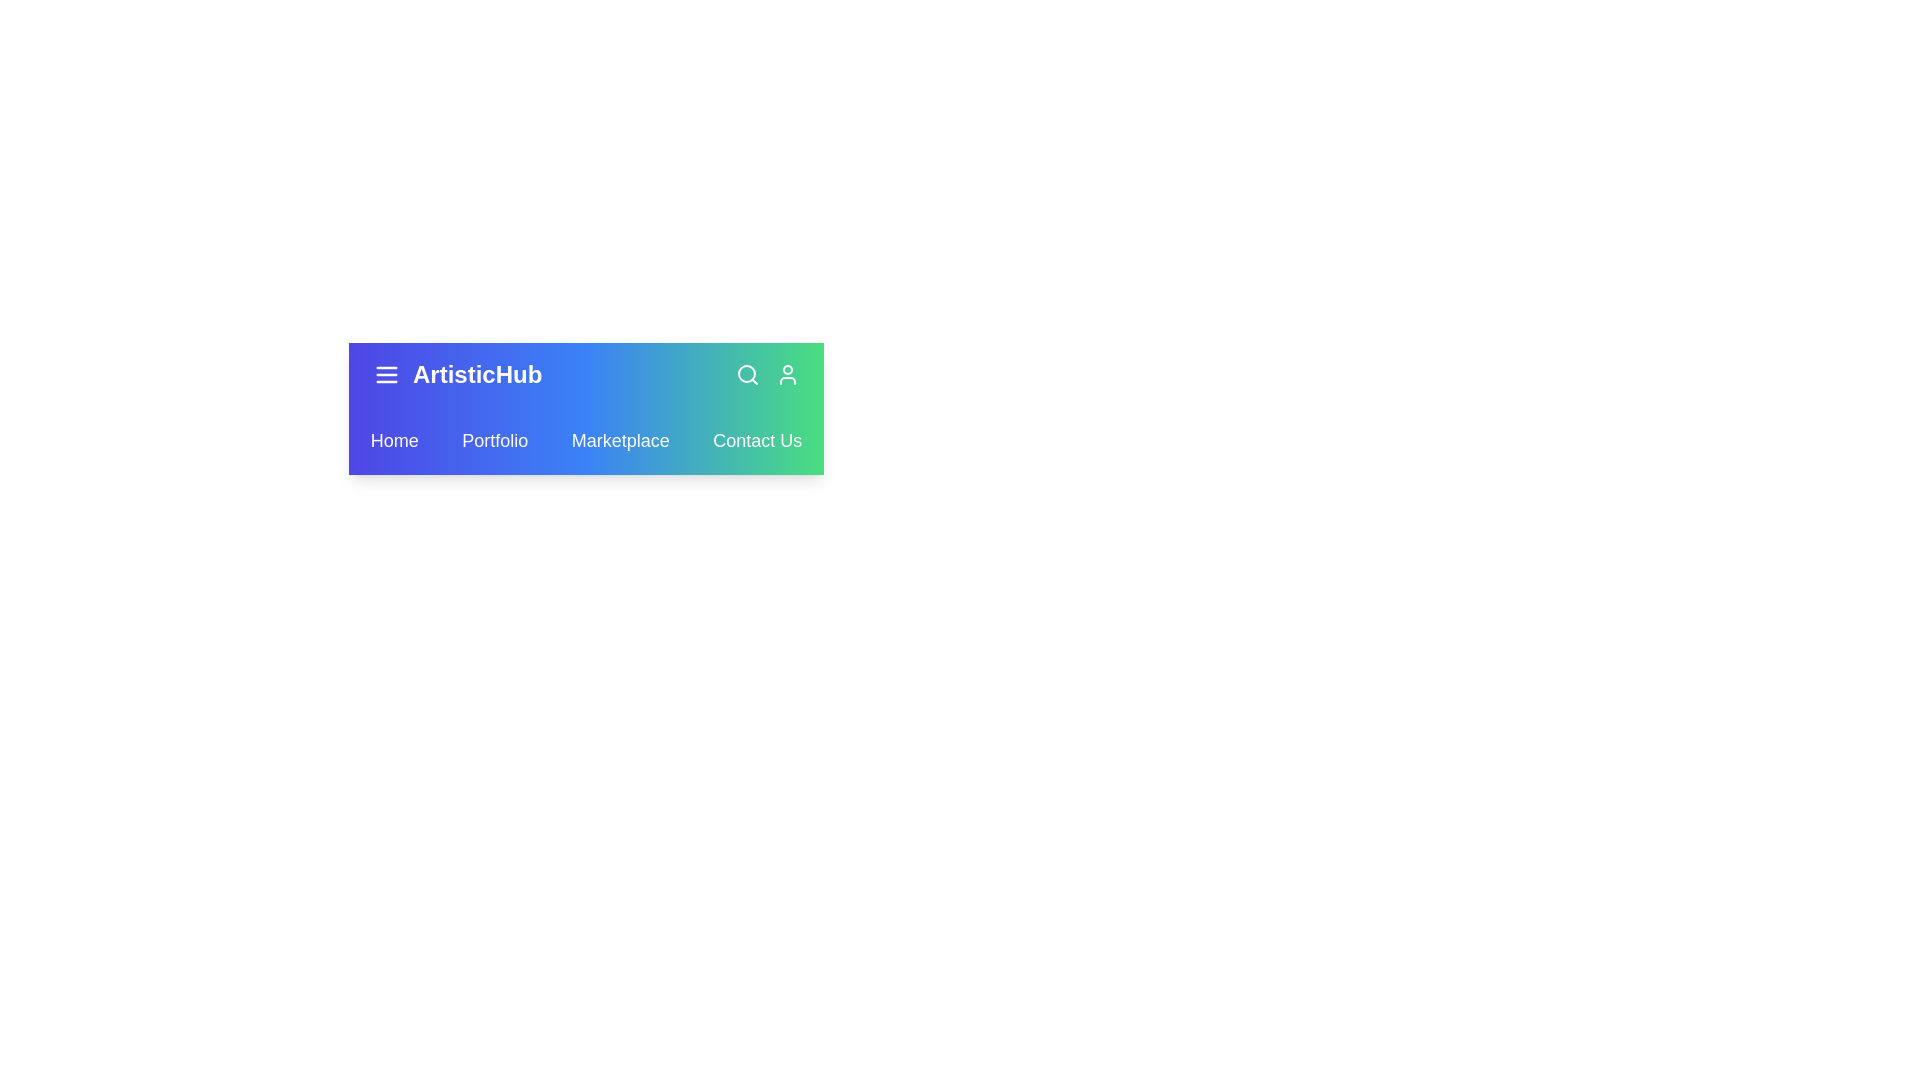  Describe the element at coordinates (494, 439) in the screenshot. I see `the Portfolio link in the navbar` at that location.